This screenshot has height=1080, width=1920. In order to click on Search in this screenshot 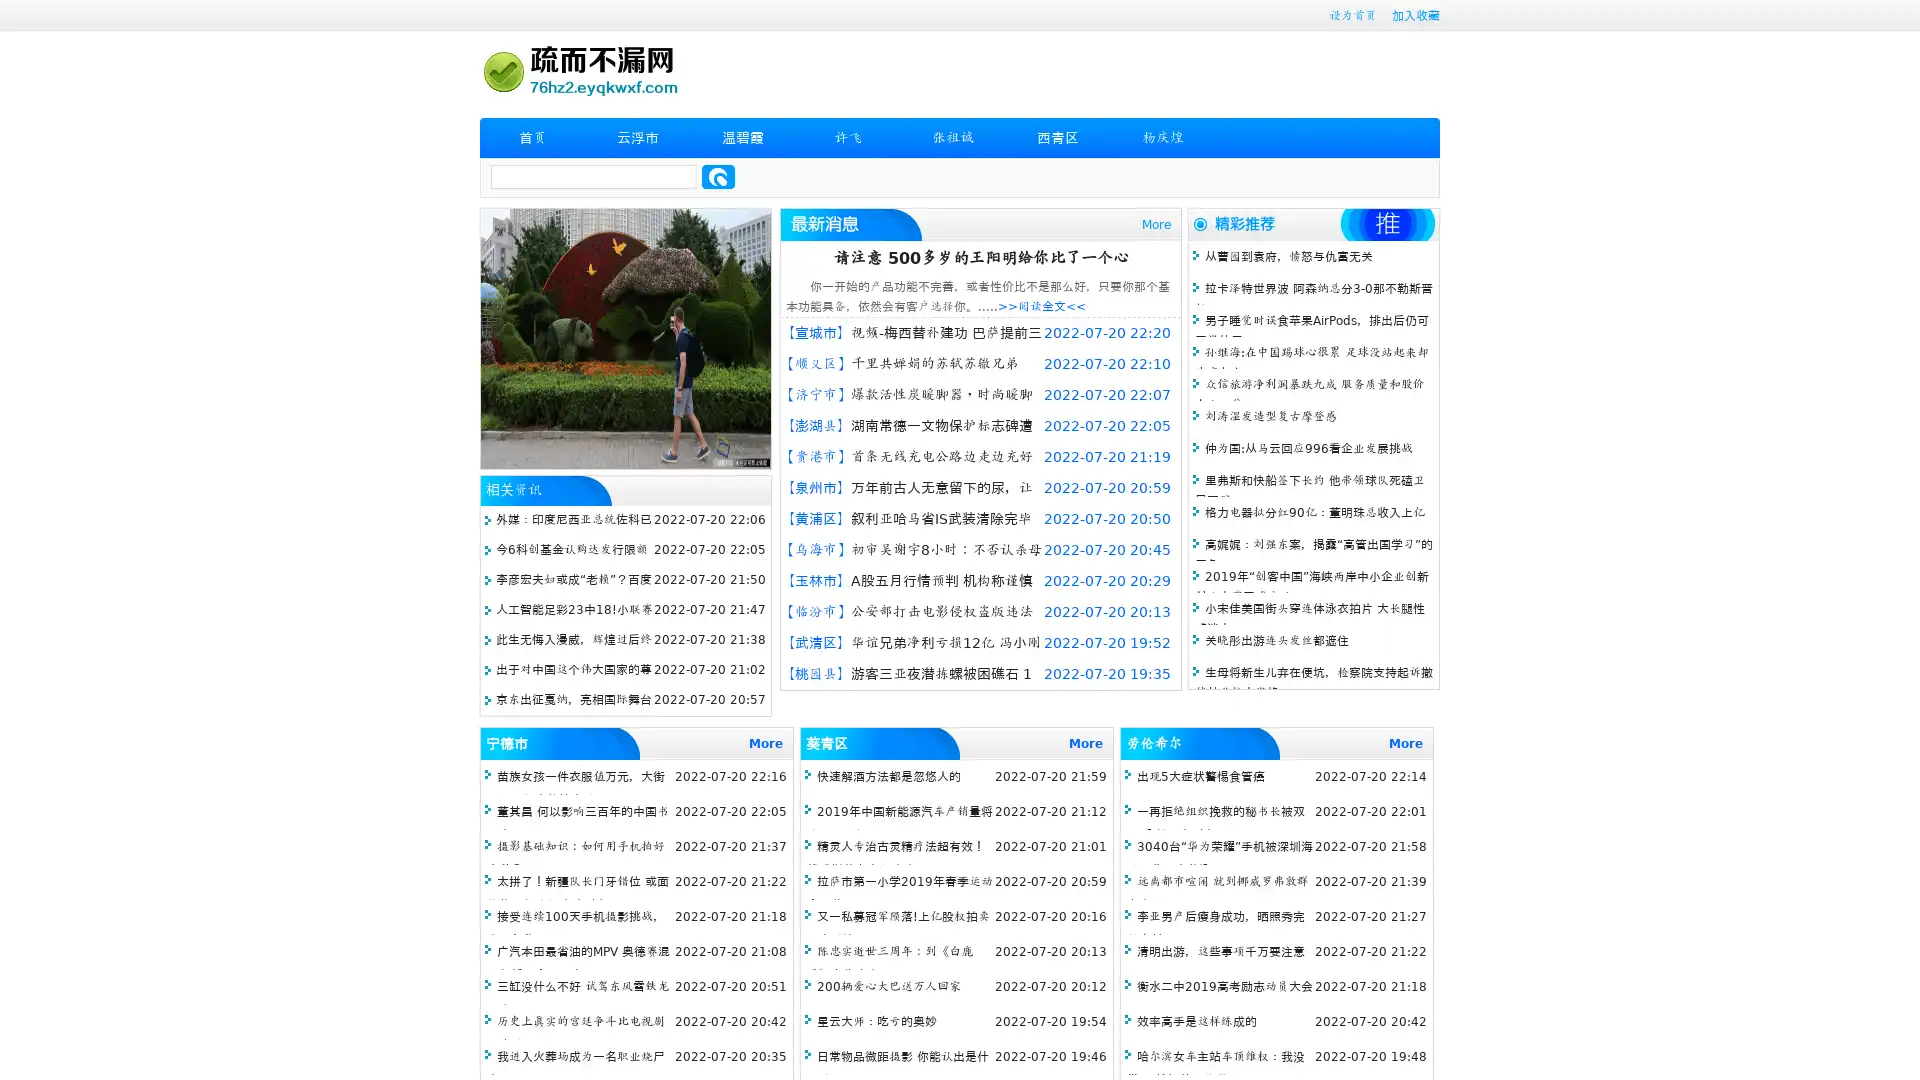, I will do `click(718, 176)`.